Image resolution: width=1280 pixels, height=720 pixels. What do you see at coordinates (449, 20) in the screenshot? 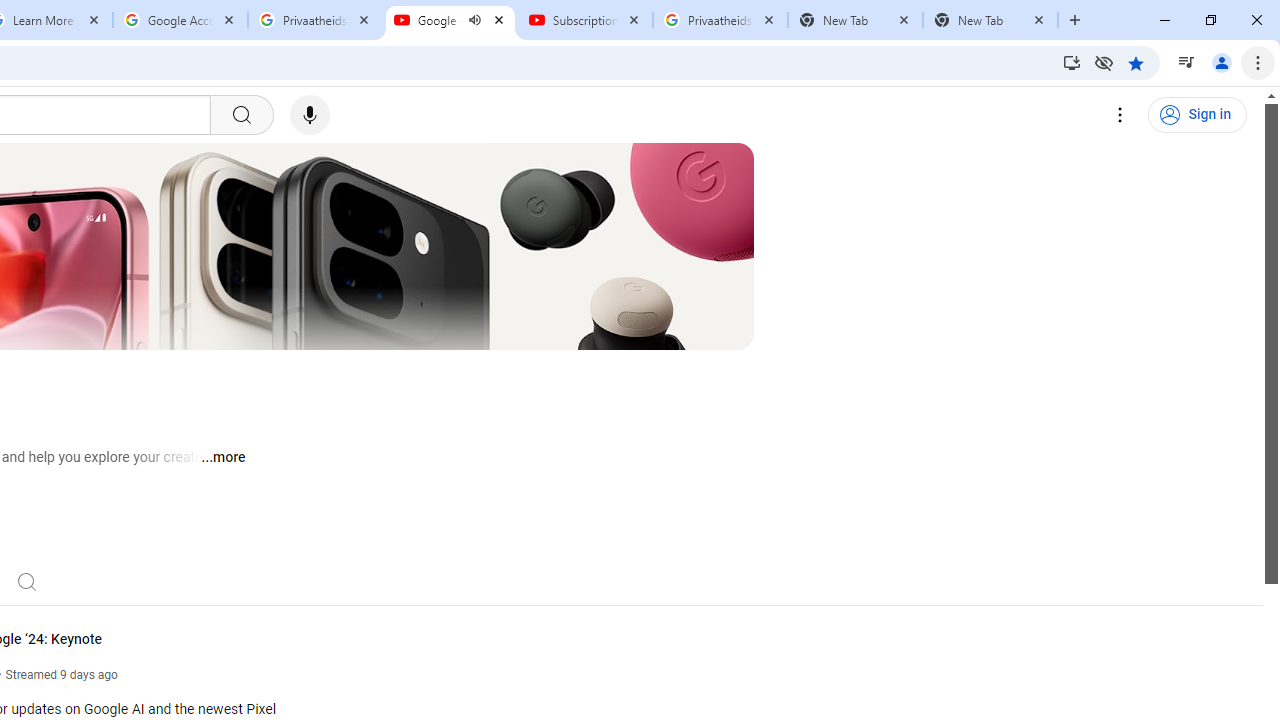
I see `'Google - YouTube - Audio playing'` at bounding box center [449, 20].